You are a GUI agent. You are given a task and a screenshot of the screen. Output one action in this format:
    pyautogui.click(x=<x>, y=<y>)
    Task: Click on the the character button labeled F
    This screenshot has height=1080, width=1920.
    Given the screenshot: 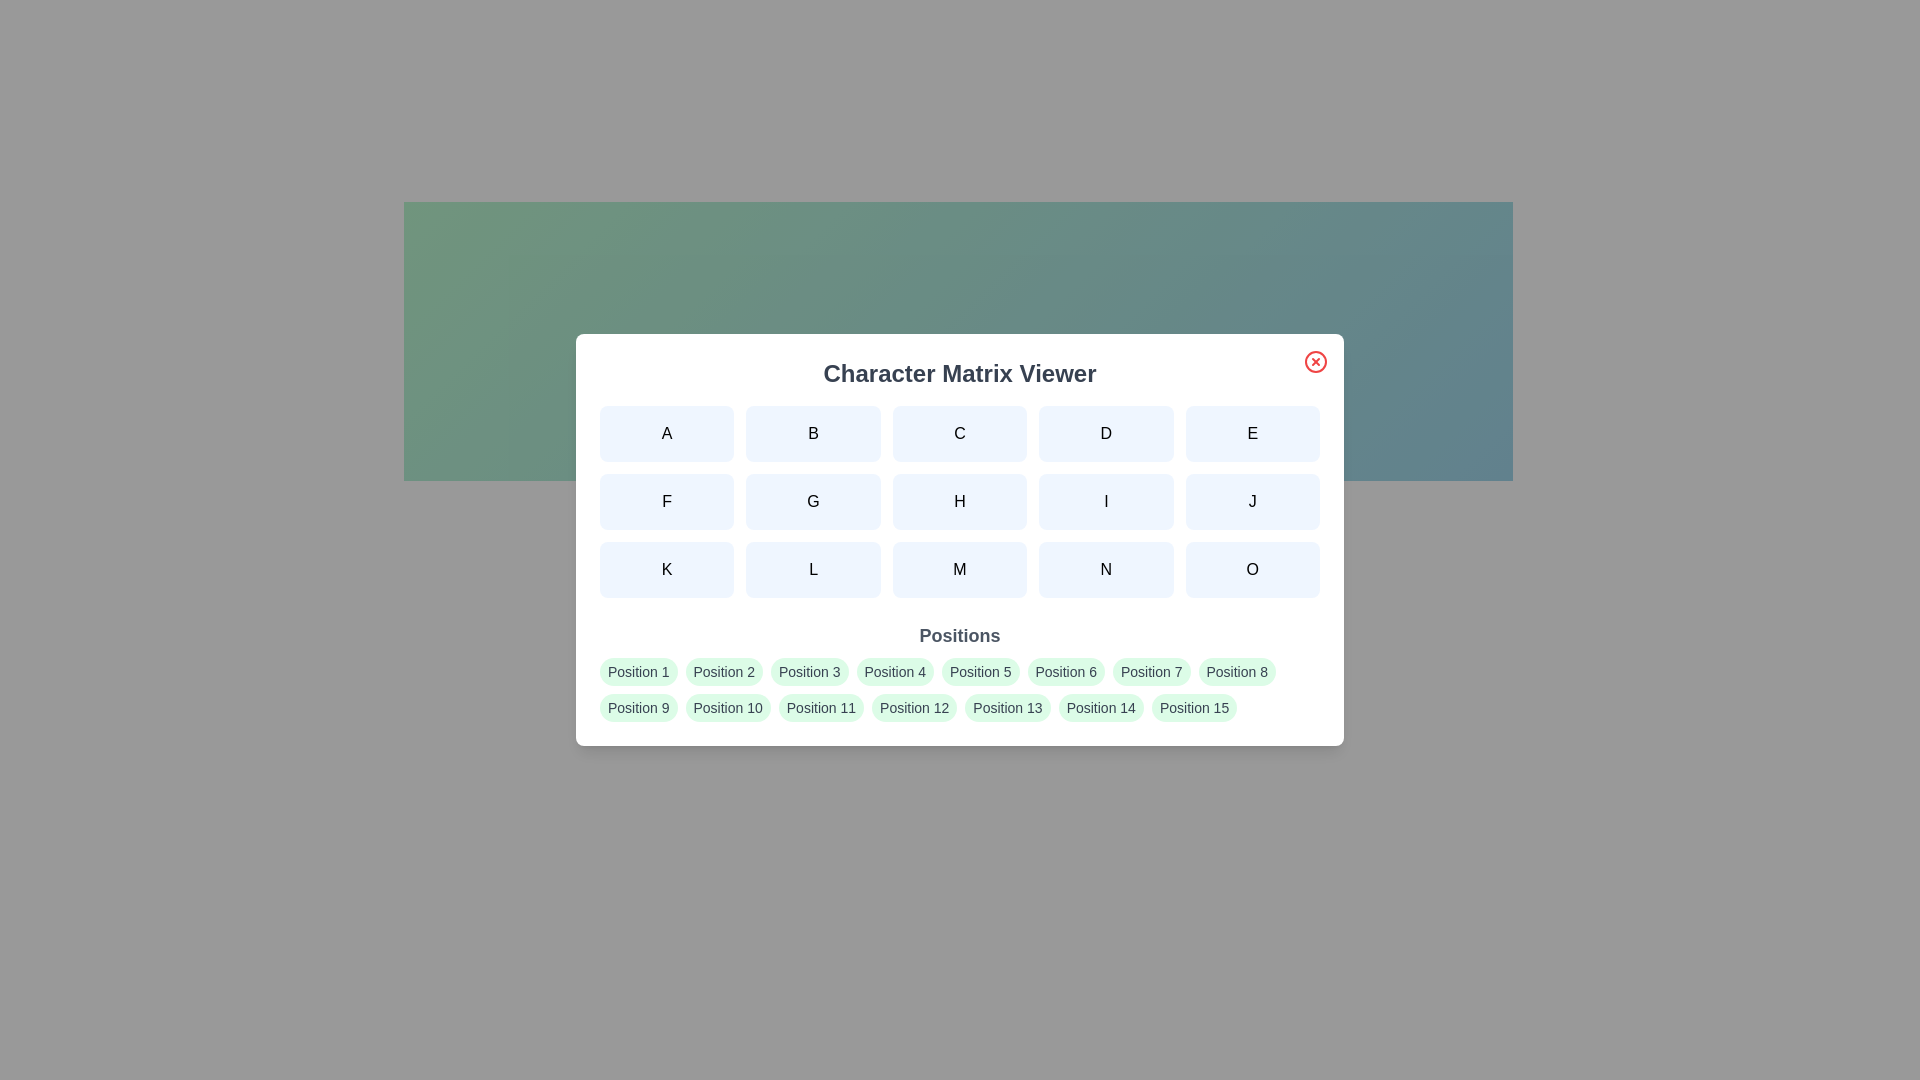 What is the action you would take?
    pyautogui.click(x=667, y=500)
    